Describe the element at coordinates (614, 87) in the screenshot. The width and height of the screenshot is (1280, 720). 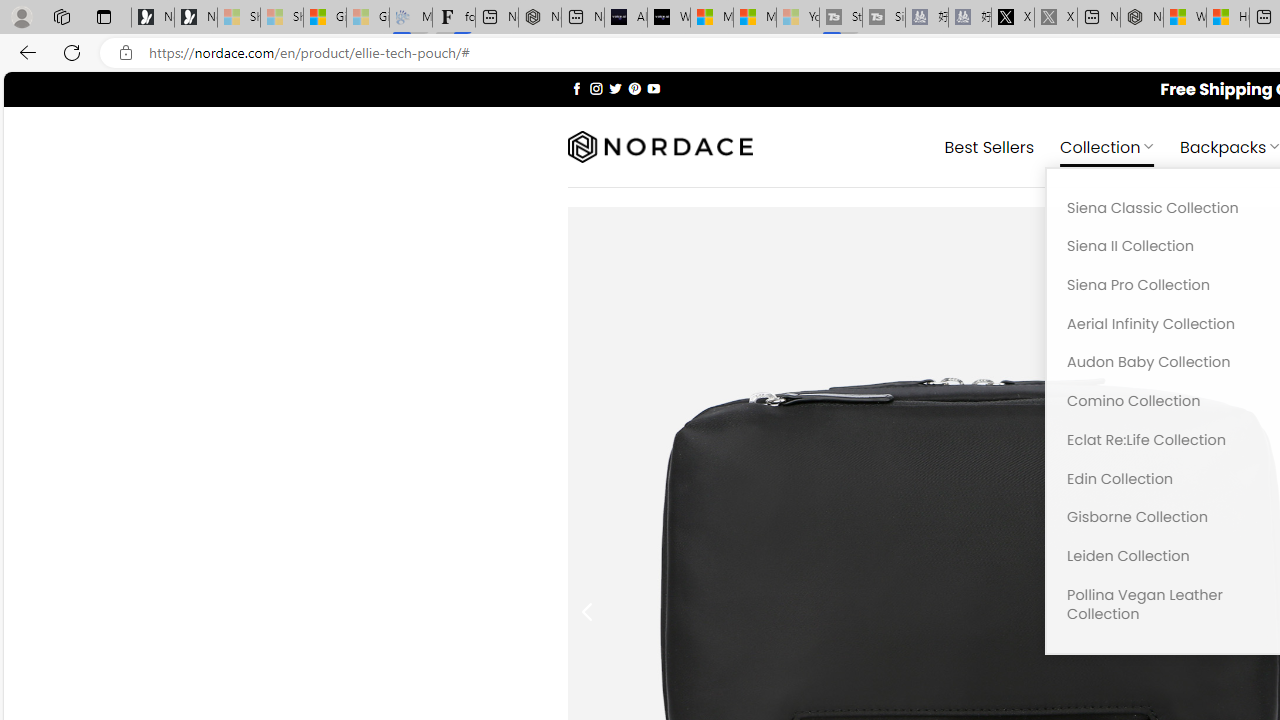
I see `'Follow on Twitter'` at that location.